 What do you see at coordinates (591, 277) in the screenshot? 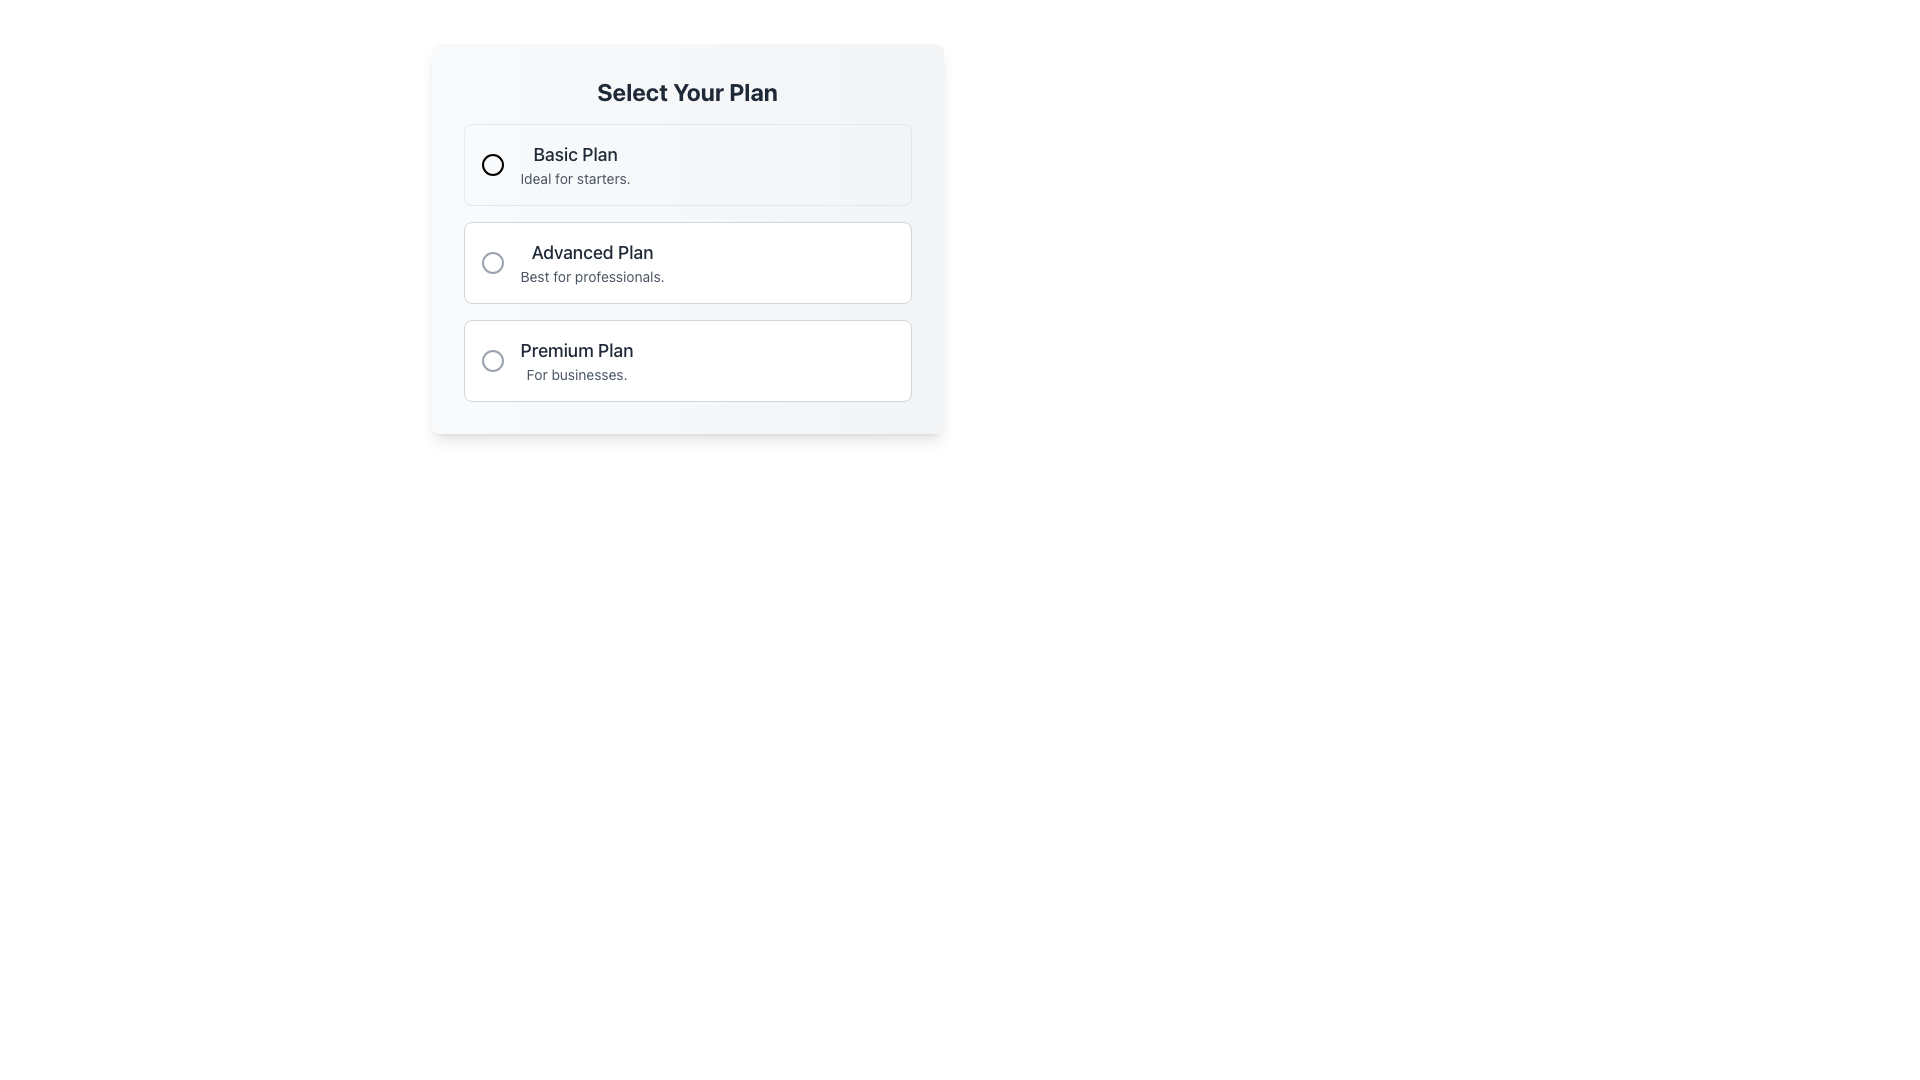
I see `the static text element that reads 'Best for professionals.', which is styled in a smaller, gray font and positioned directly beneath the 'Advanced Plan' text in the second option block` at bounding box center [591, 277].